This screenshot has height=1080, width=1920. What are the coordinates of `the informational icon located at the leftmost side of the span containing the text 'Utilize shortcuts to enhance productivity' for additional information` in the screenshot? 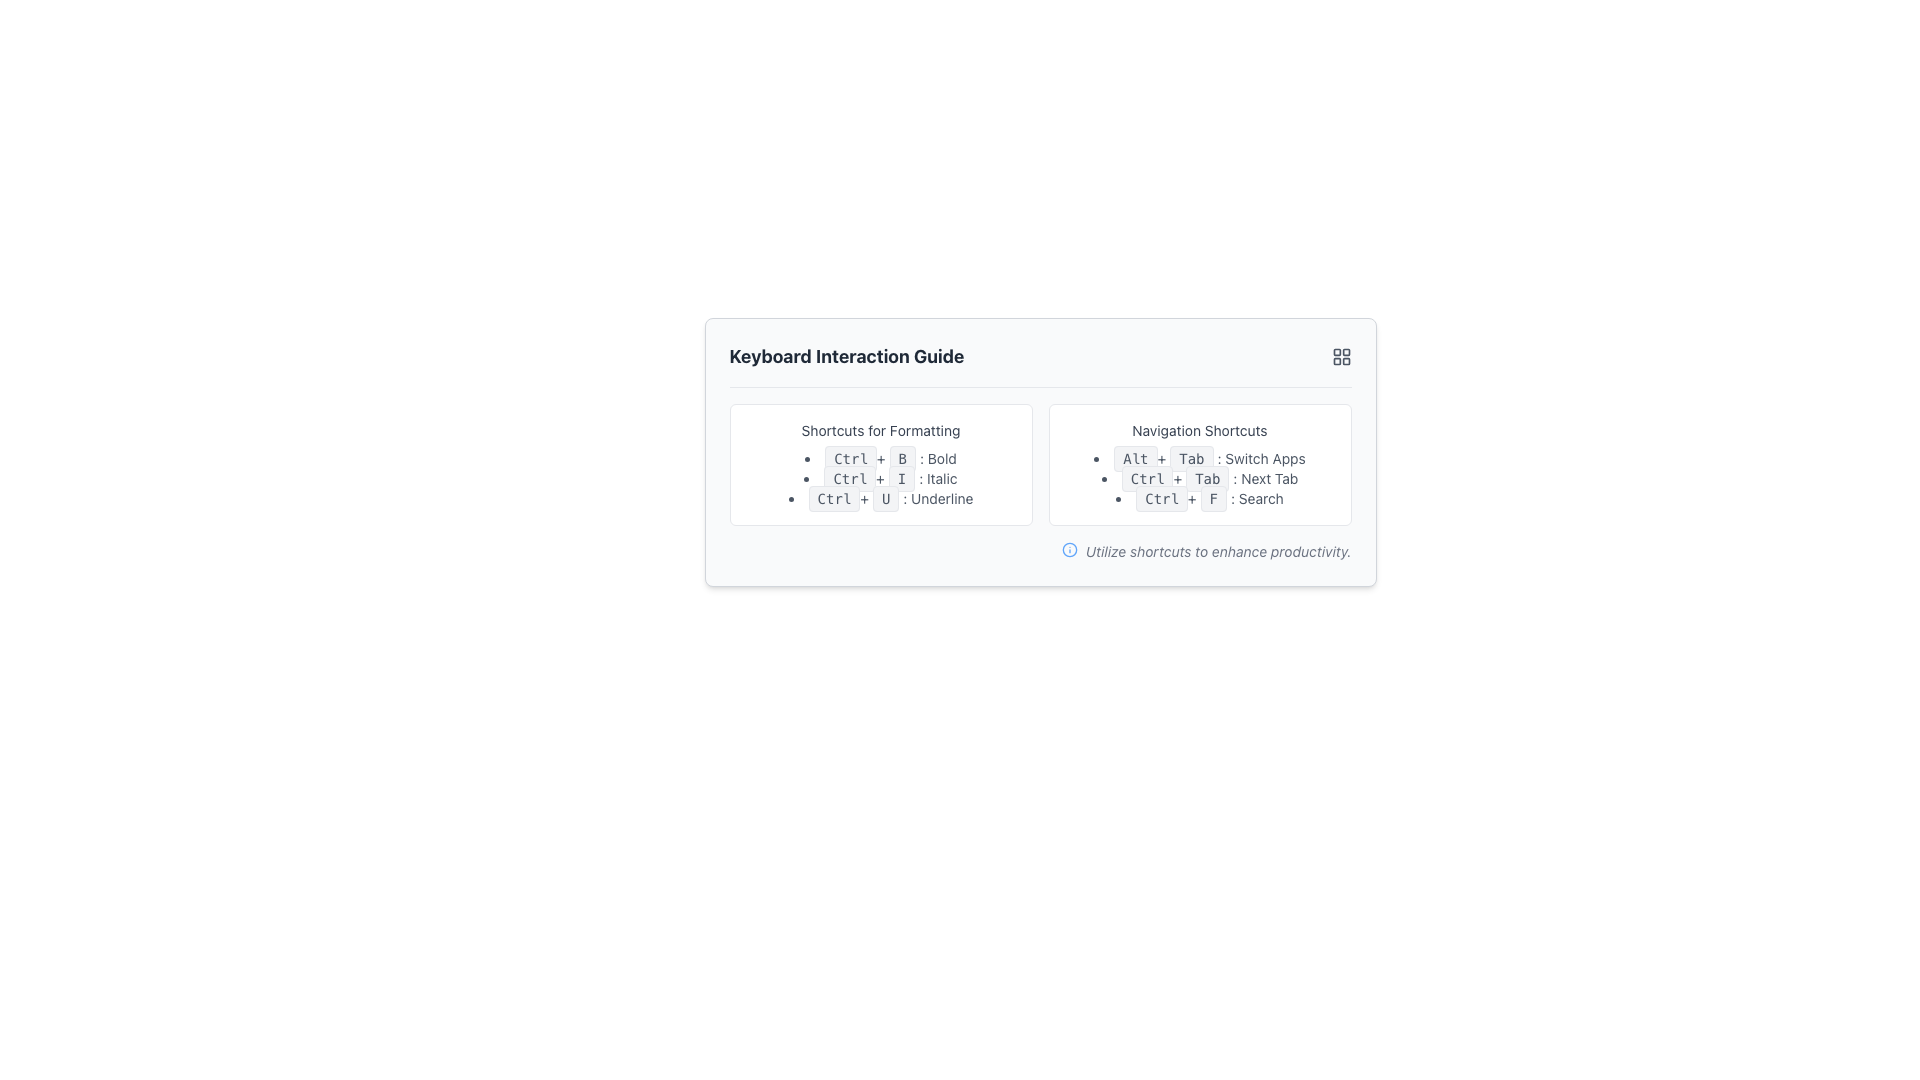 It's located at (1068, 550).